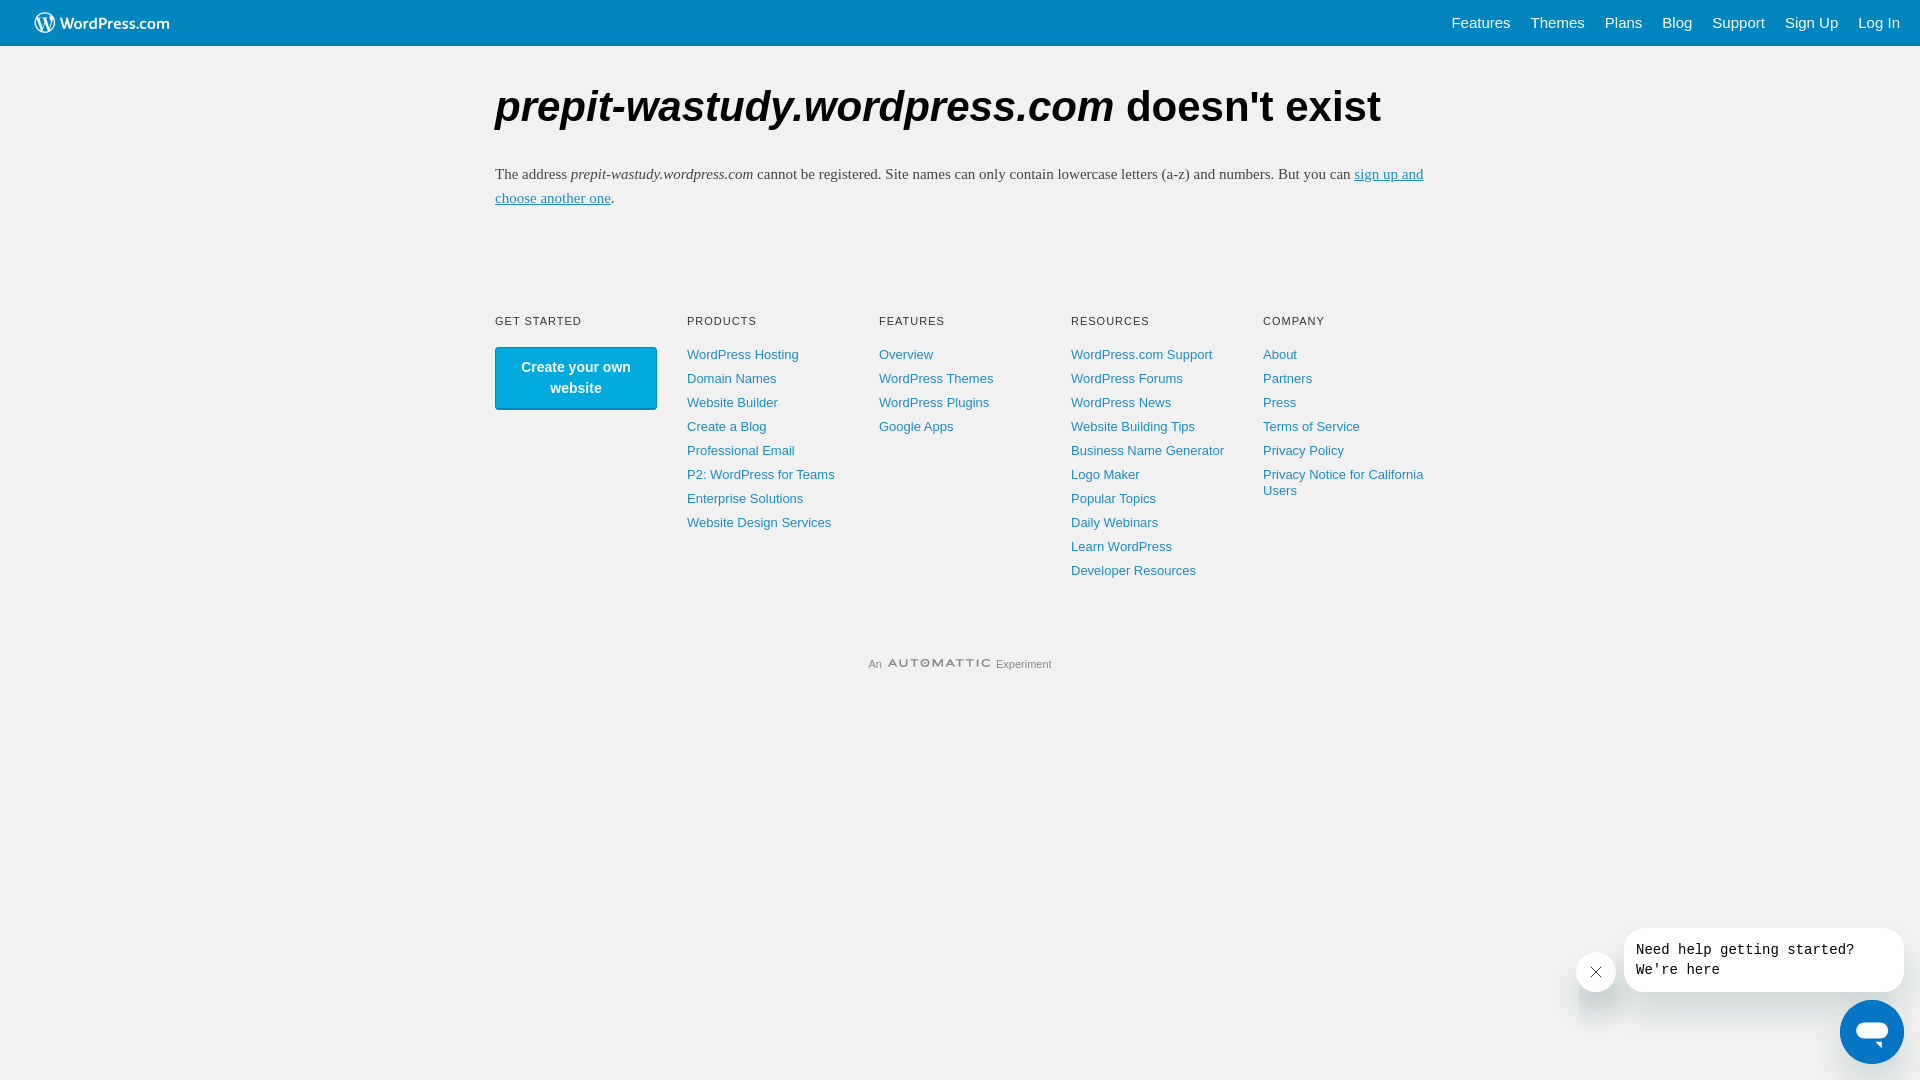  What do you see at coordinates (575, 378) in the screenshot?
I see `'Create your own website'` at bounding box center [575, 378].